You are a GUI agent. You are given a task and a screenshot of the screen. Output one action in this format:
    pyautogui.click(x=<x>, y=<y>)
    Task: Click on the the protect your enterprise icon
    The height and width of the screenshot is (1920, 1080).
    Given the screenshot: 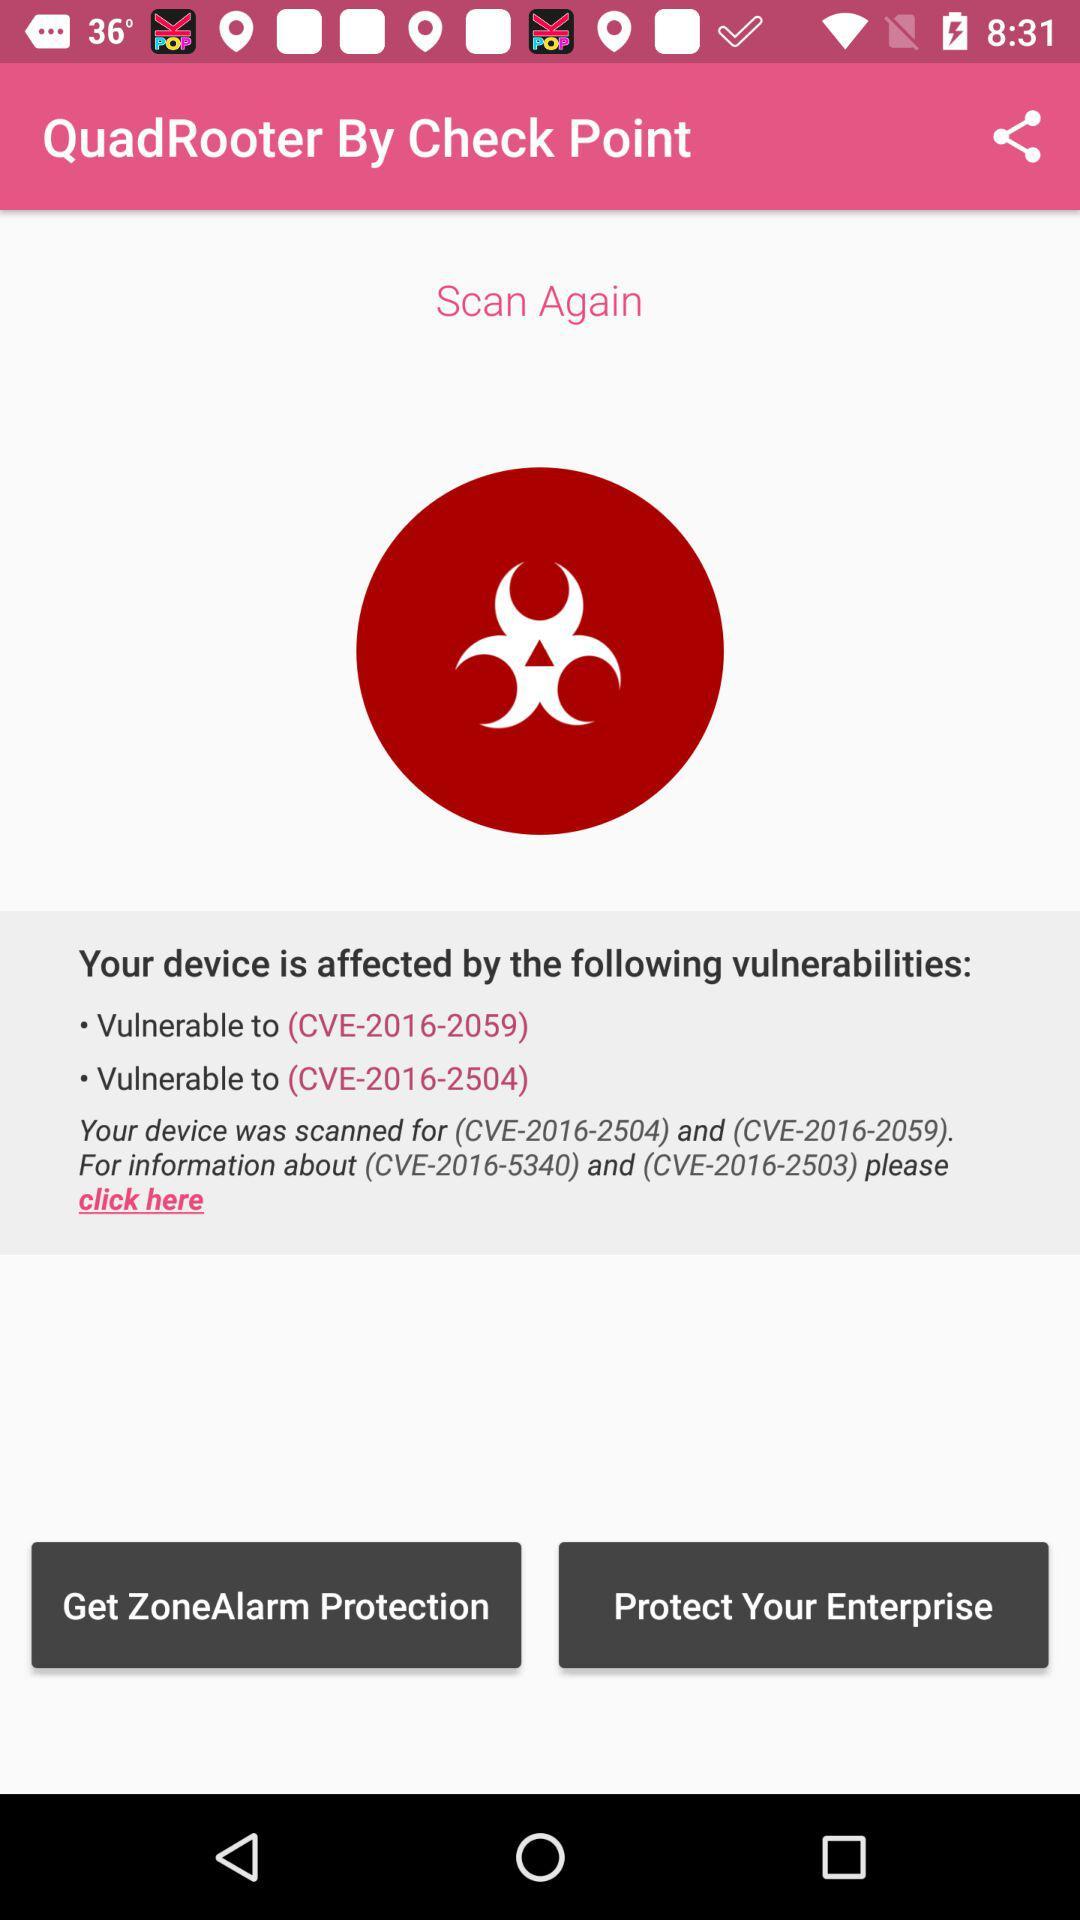 What is the action you would take?
    pyautogui.click(x=802, y=1604)
    